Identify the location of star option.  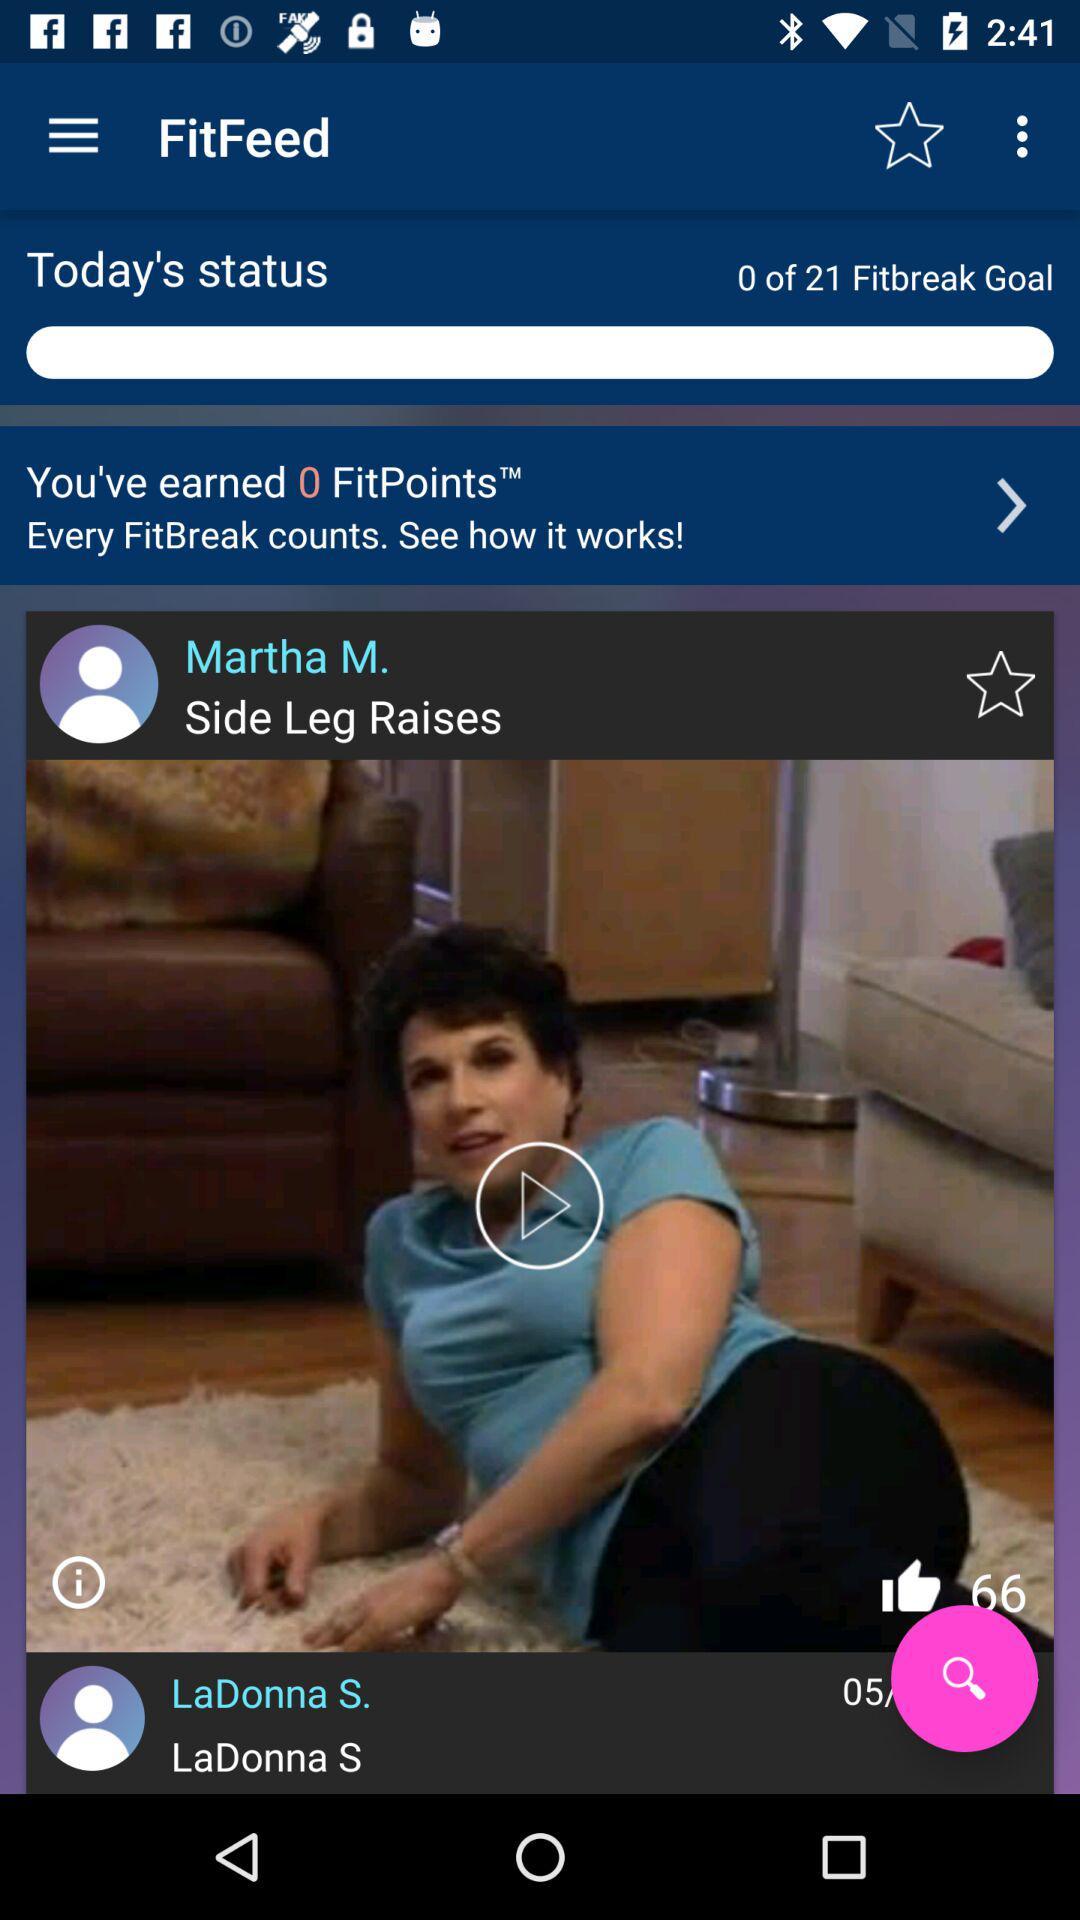
(1000, 685).